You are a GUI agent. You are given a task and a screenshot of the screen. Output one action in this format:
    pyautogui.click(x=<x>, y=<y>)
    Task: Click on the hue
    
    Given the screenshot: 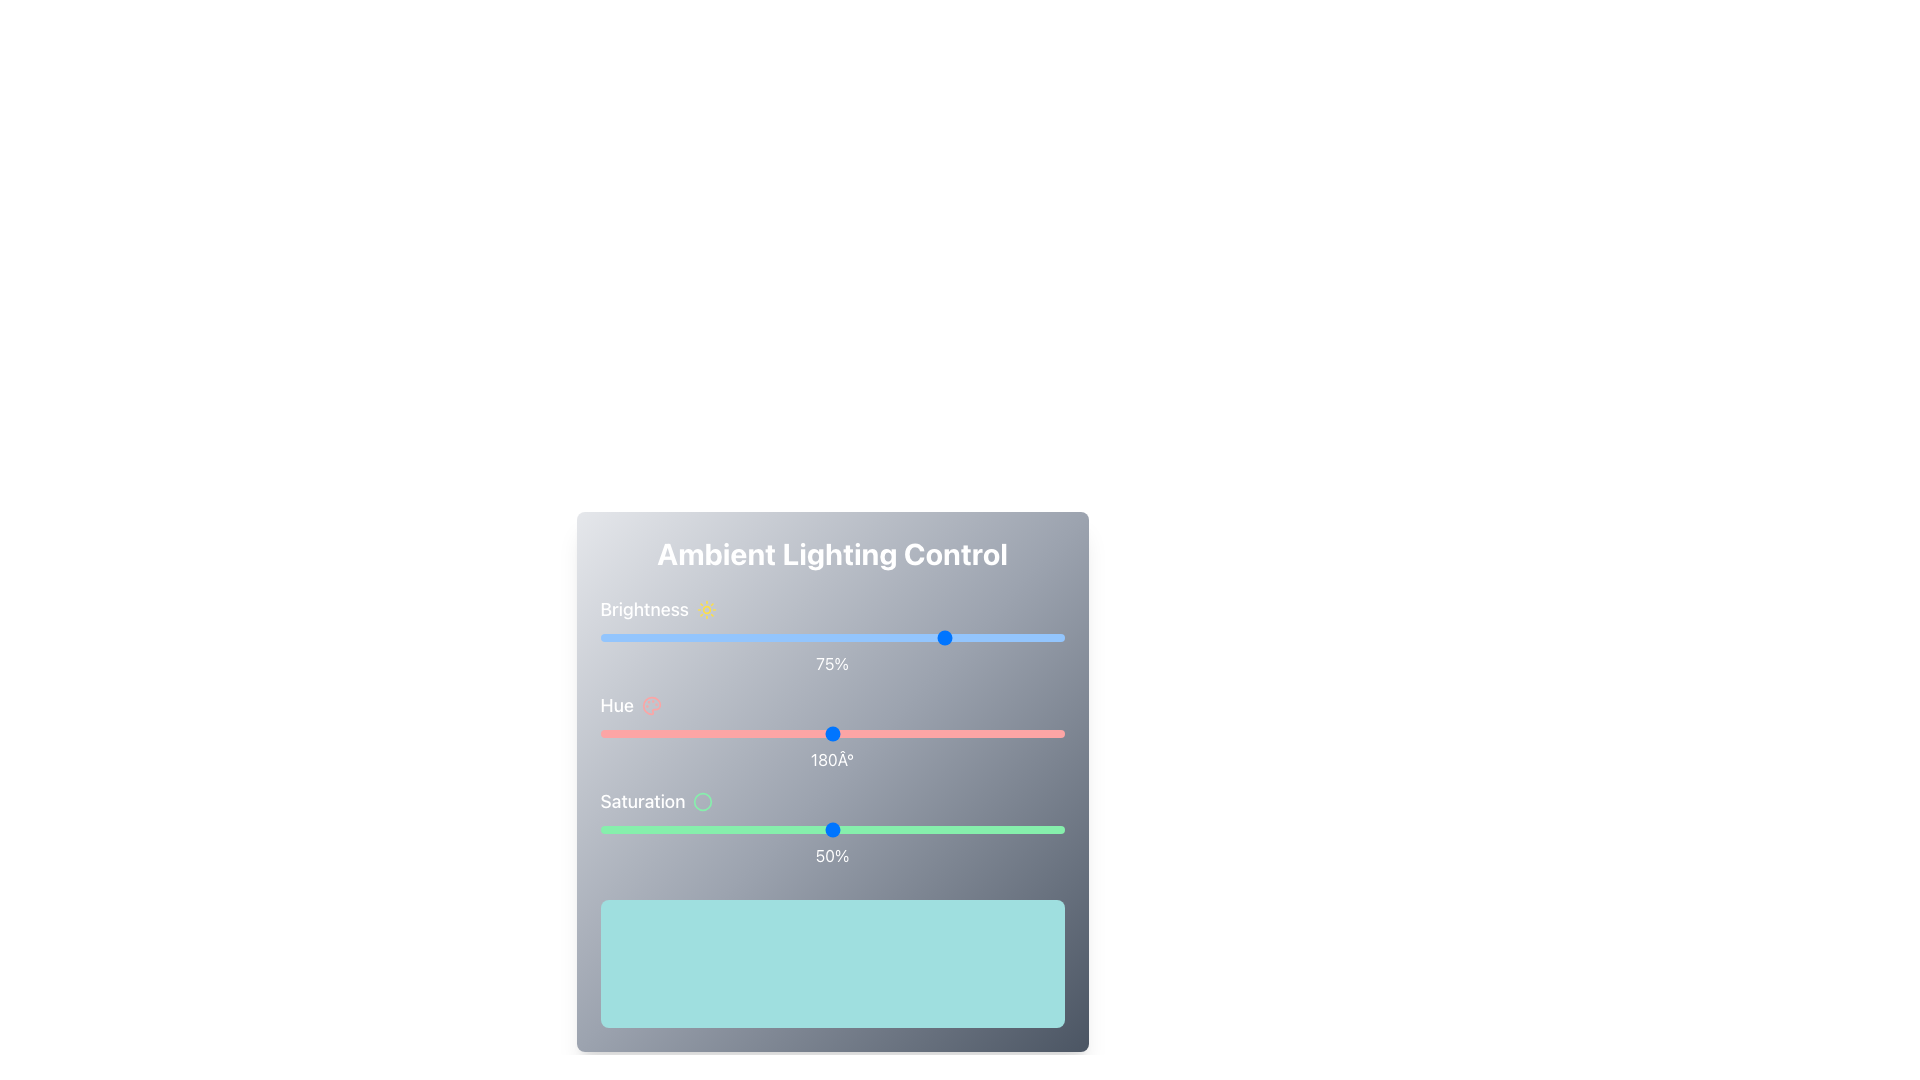 What is the action you would take?
    pyautogui.click(x=776, y=733)
    